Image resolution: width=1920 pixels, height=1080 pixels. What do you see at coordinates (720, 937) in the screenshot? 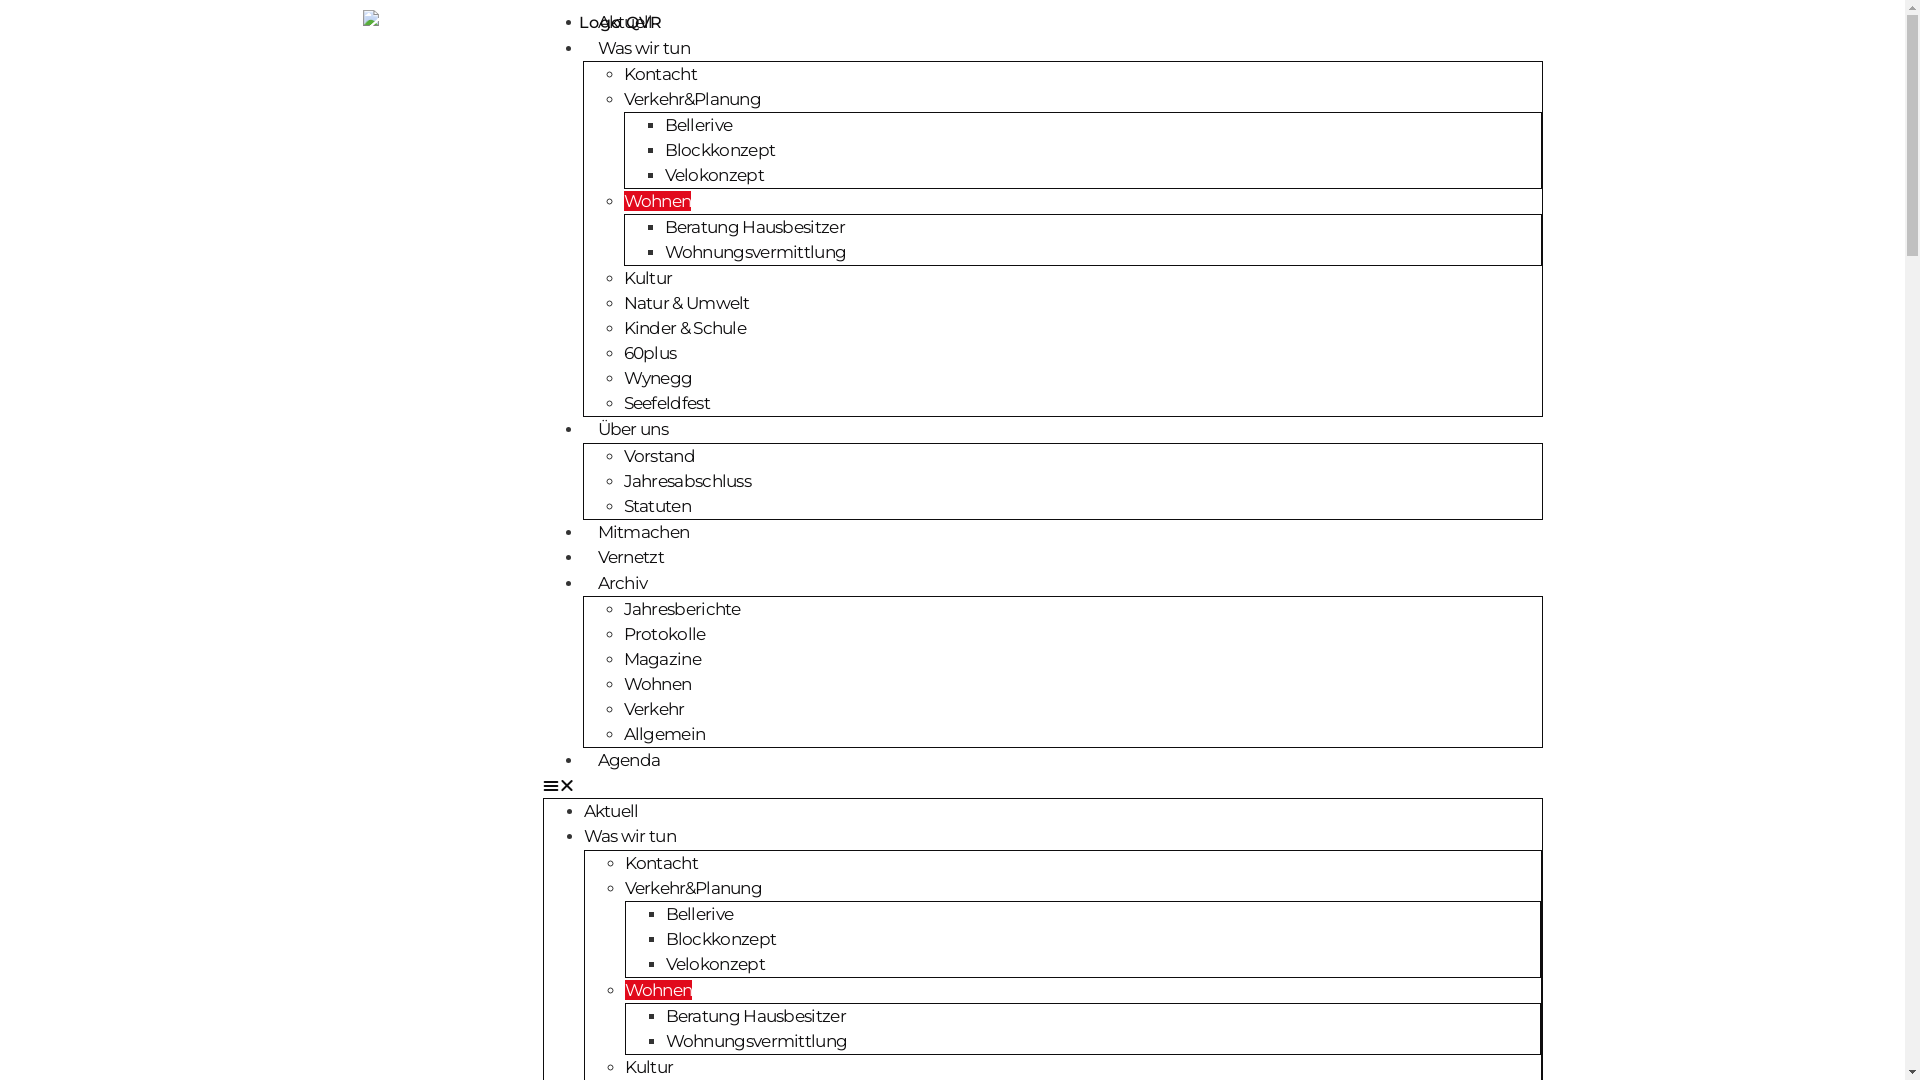
I see `'Blockkonzept'` at bounding box center [720, 937].